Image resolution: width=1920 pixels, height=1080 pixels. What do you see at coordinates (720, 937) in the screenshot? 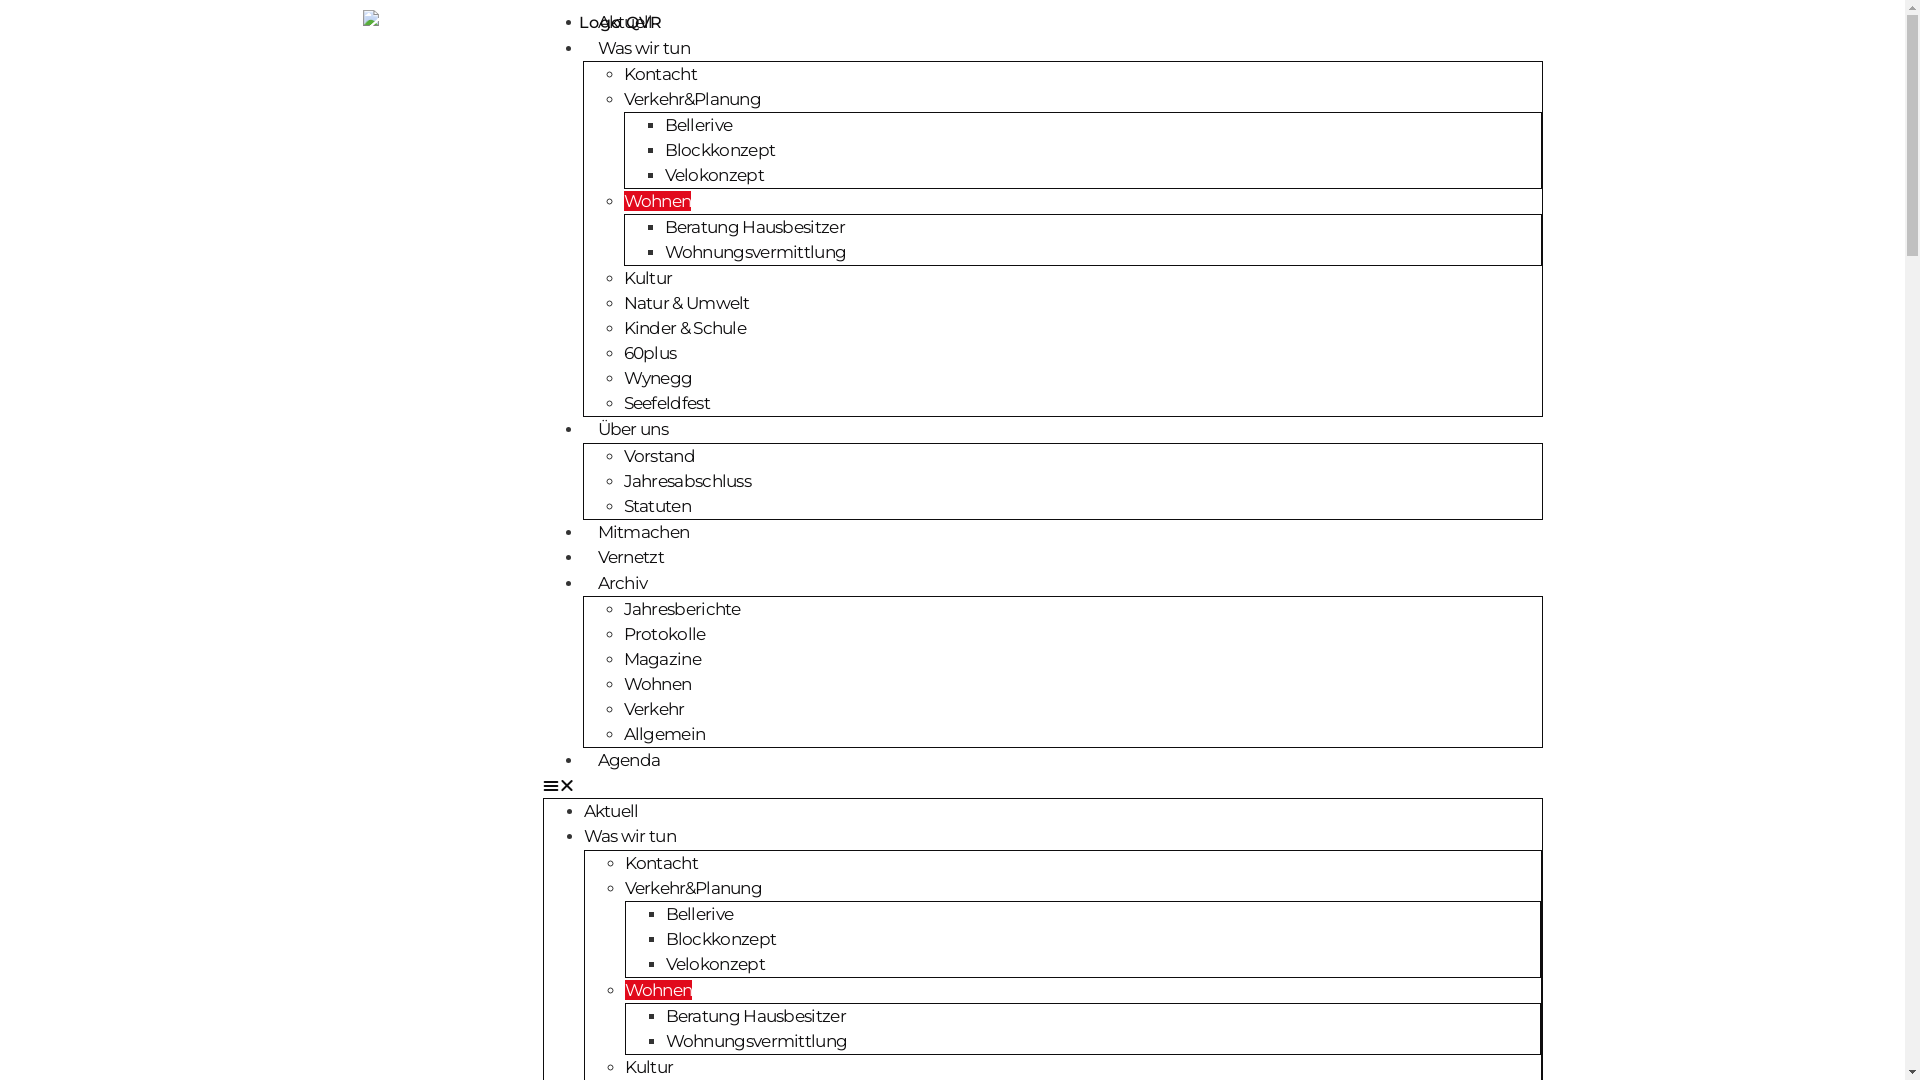
I see `'Blockkonzept'` at bounding box center [720, 937].